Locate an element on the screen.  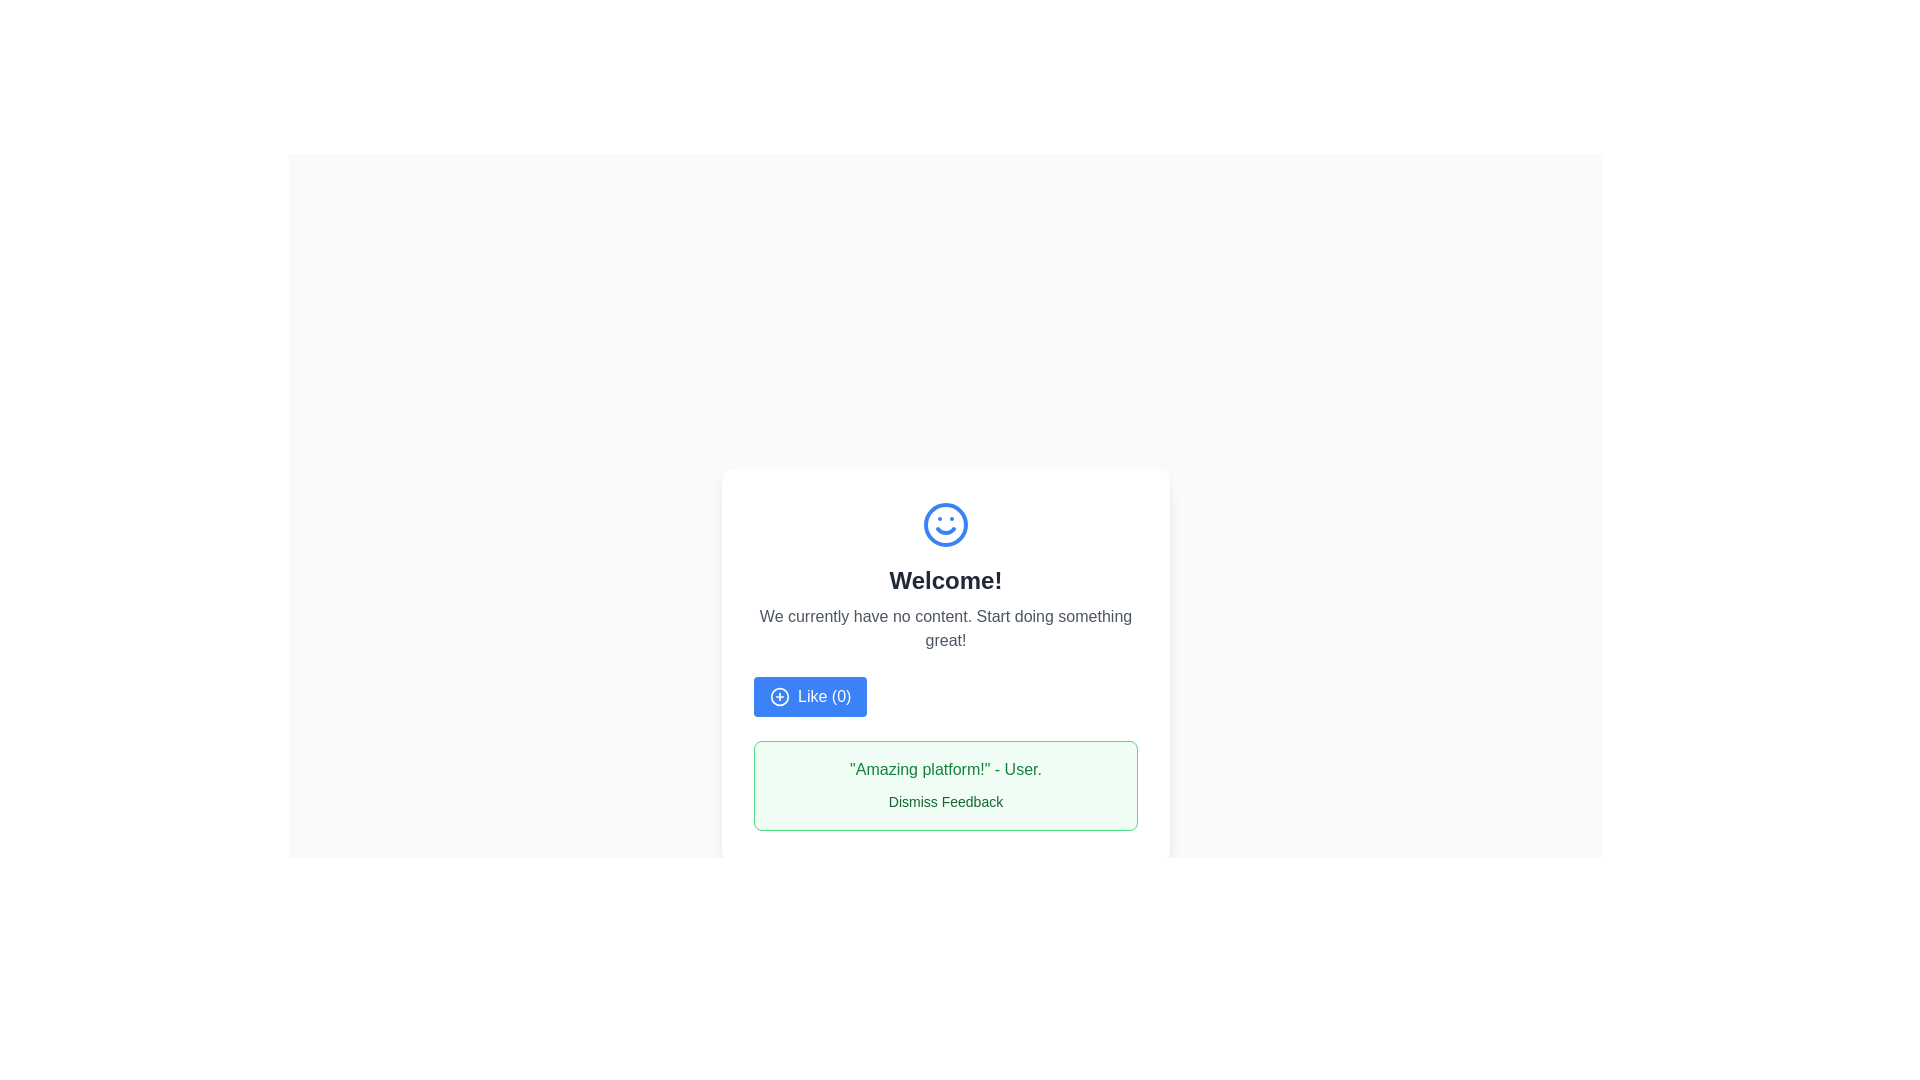
the testimonial text displaying '"Amazing platform!" - User.' styled with a green font on a light green background, located above the 'Dismiss Feedback' button is located at coordinates (944, 769).